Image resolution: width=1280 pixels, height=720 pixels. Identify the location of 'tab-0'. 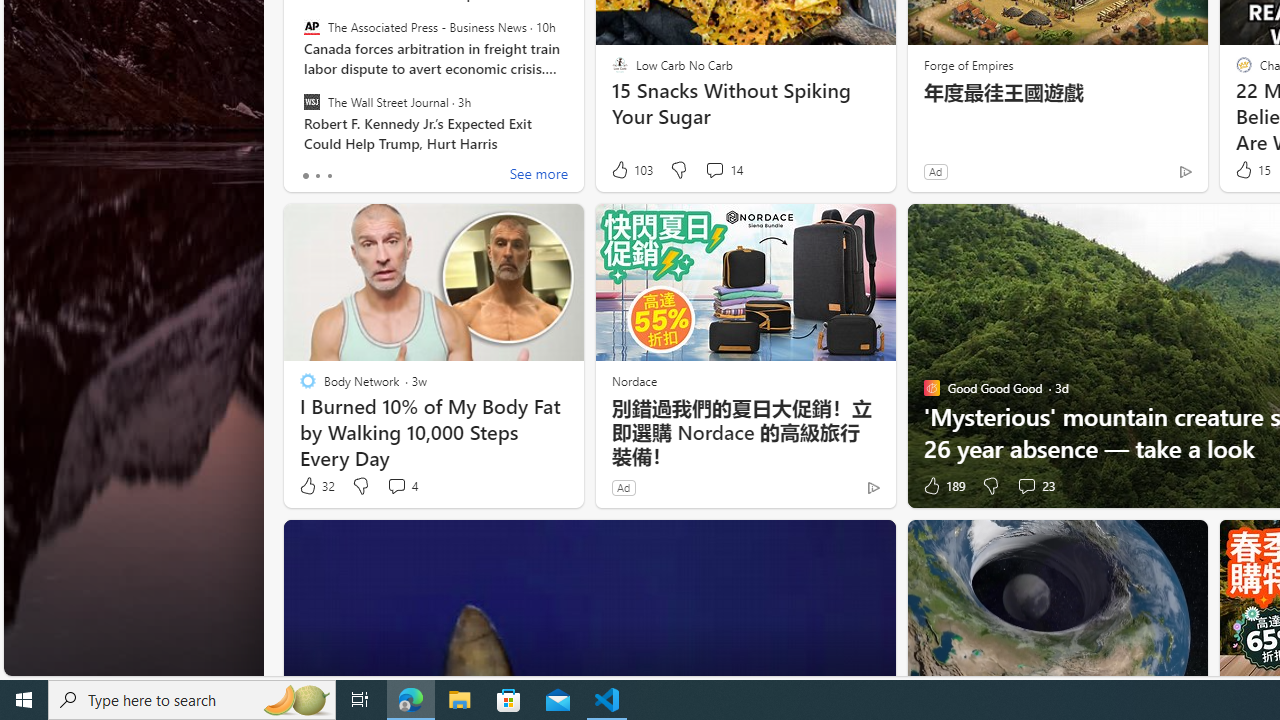
(304, 175).